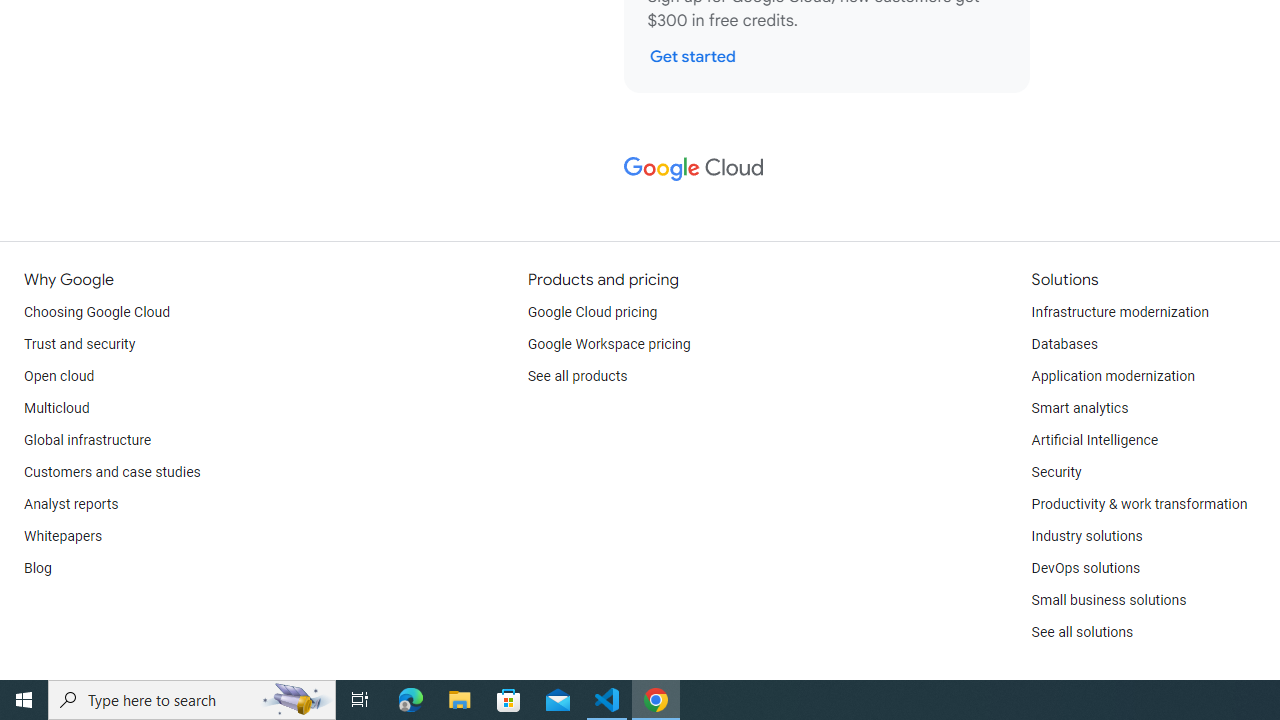 This screenshot has height=720, width=1280. What do you see at coordinates (87, 440) in the screenshot?
I see `'Global infrastructure'` at bounding box center [87, 440].